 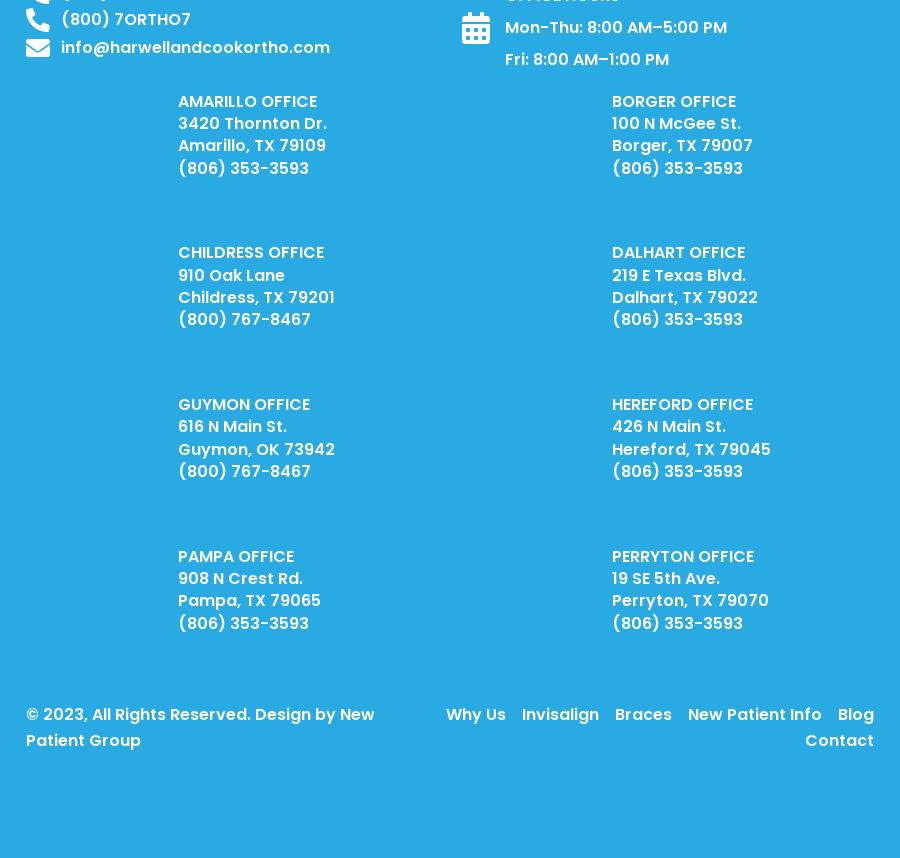 I want to click on '426 N Main St.', so click(x=667, y=425).